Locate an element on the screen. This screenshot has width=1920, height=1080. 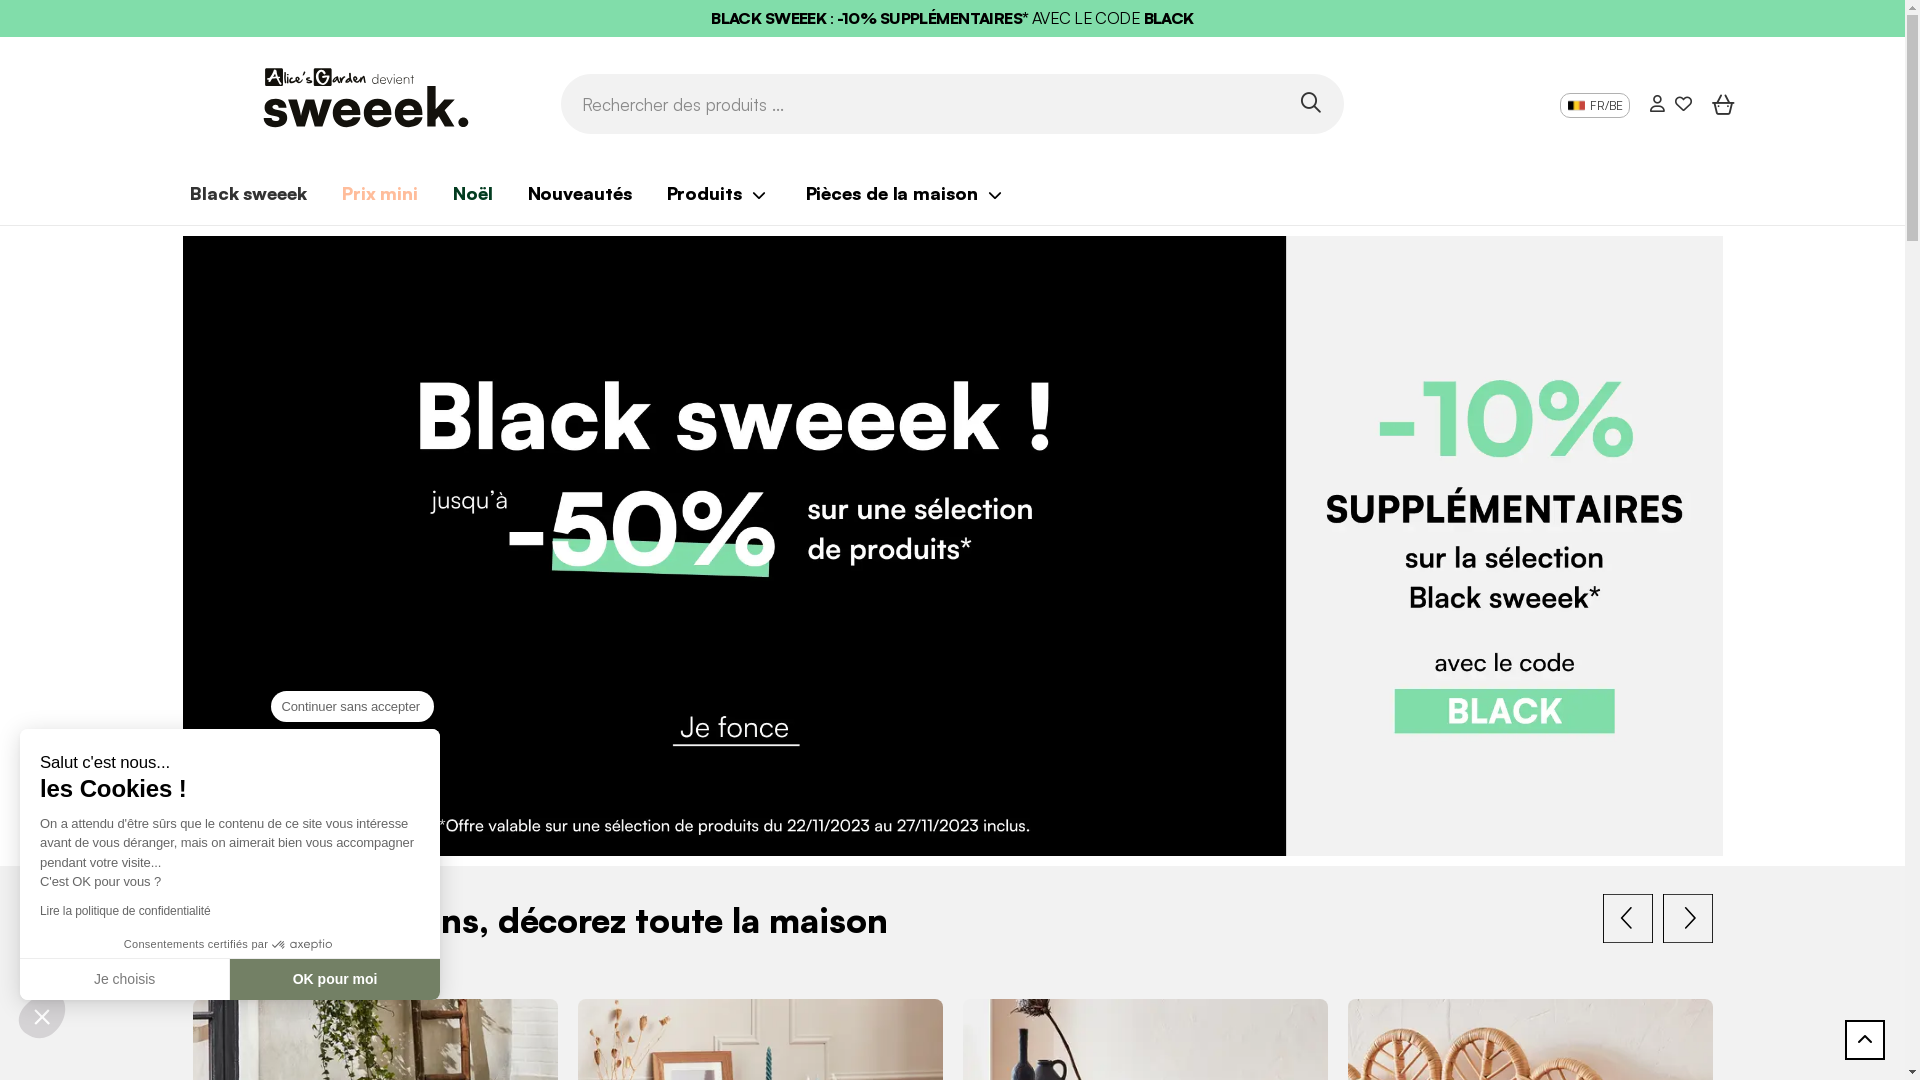
'Je choisis' is located at coordinates (123, 978).